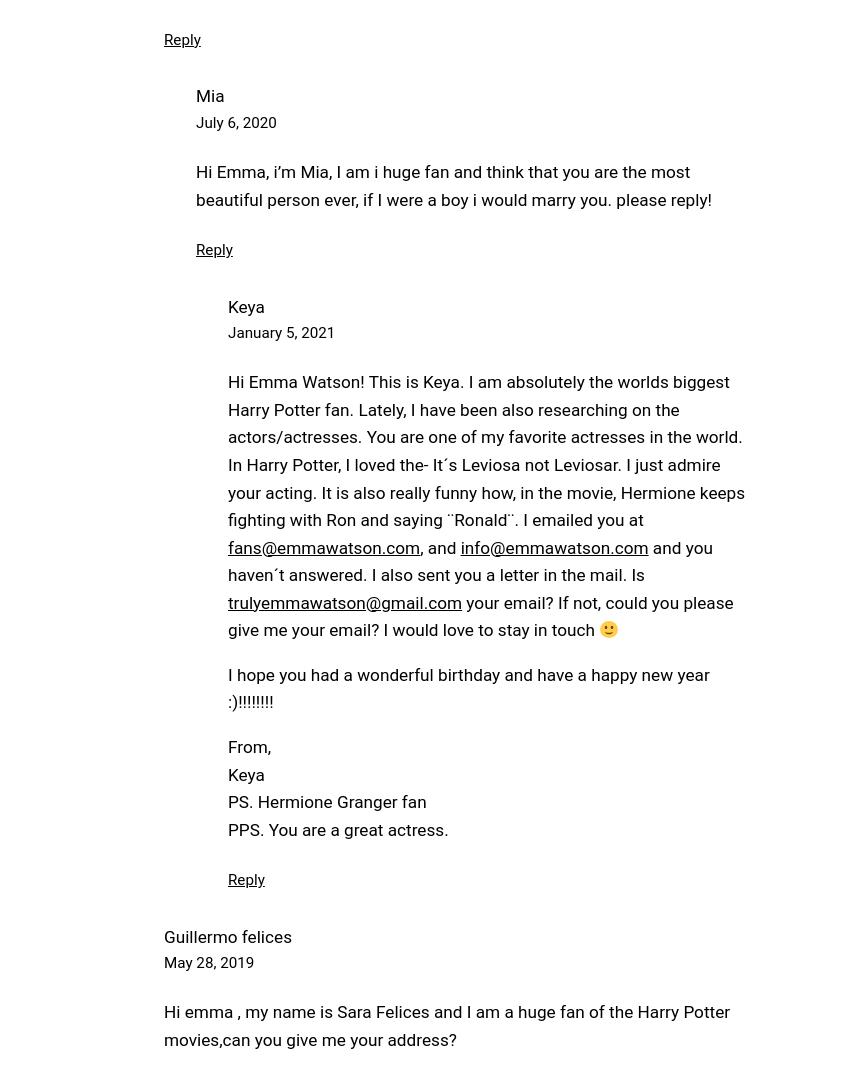 The image size is (850, 1074). I want to click on 'January 5, 2021', so click(280, 332).